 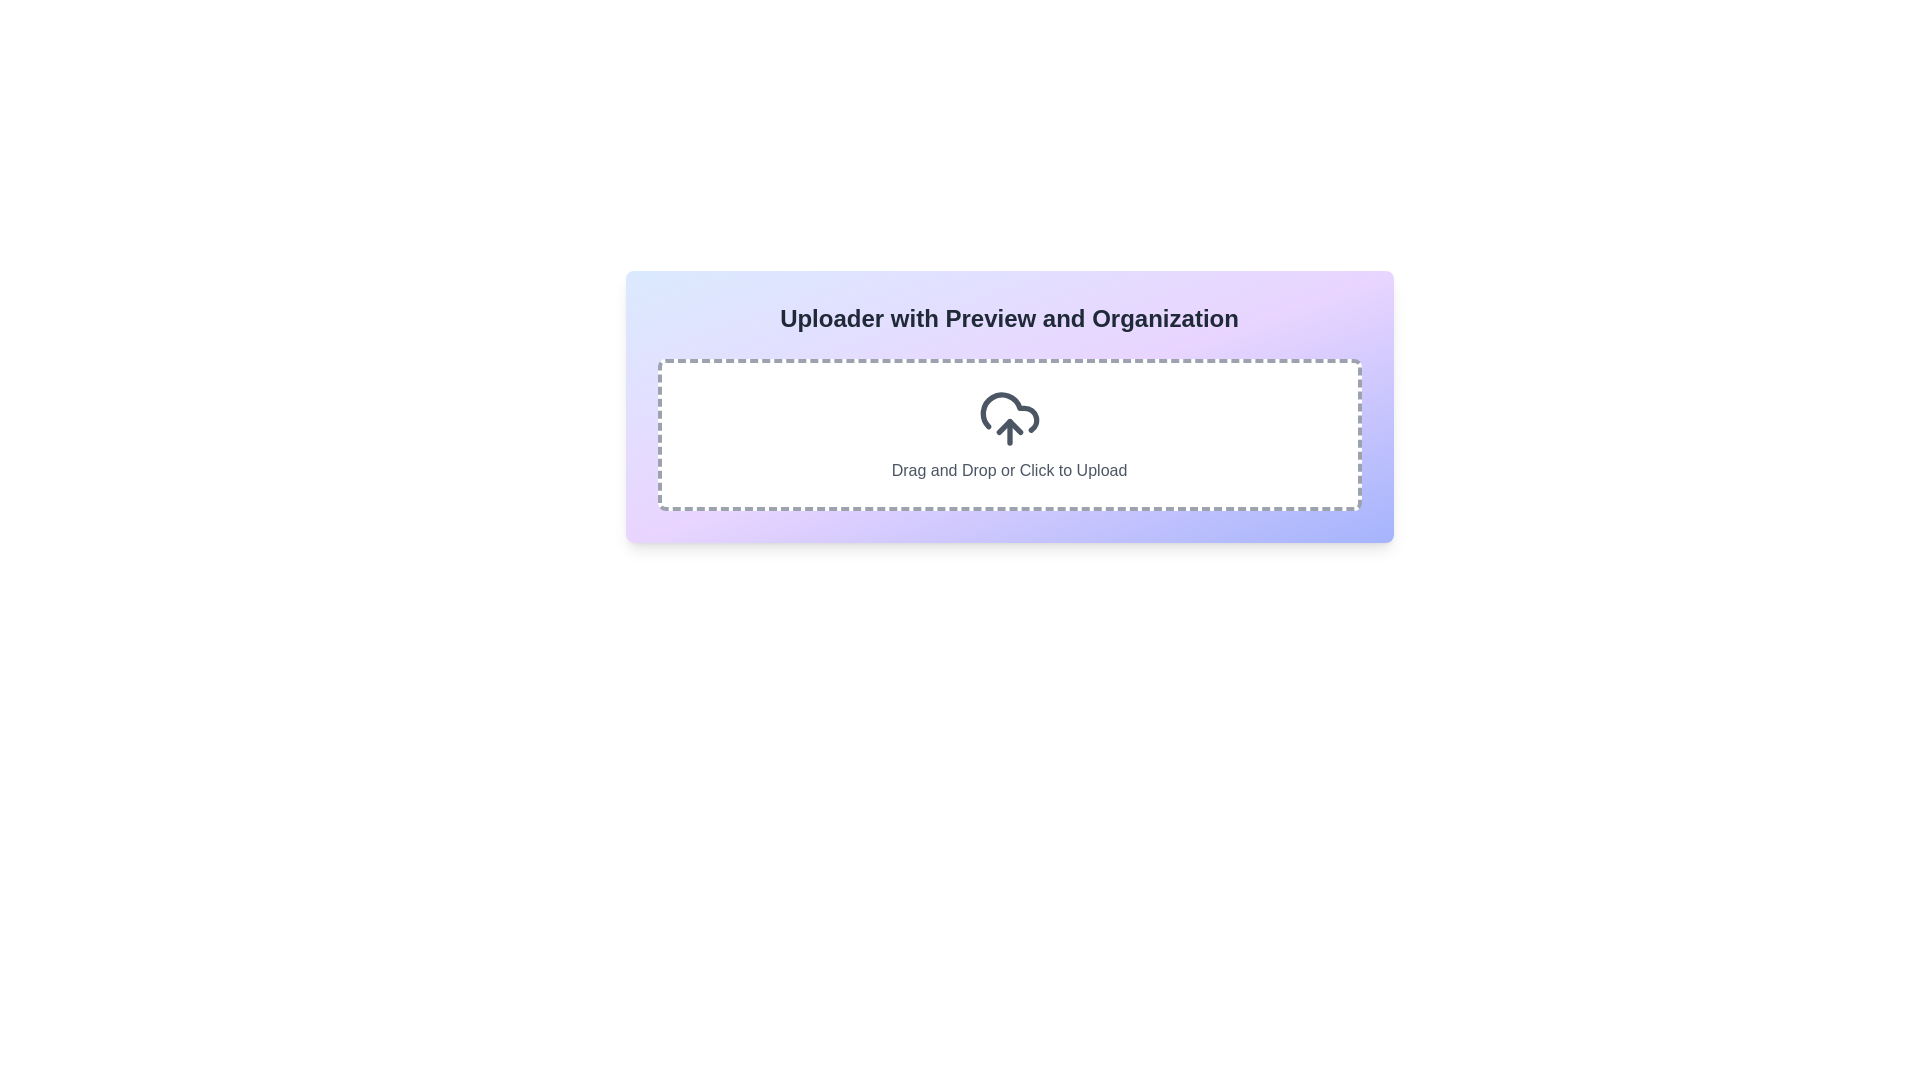 I want to click on the cloud icon representing the upload functionality, which is located centrally within the upload component labeled 'Drag and Drop or Click to Upload', so click(x=1009, y=418).